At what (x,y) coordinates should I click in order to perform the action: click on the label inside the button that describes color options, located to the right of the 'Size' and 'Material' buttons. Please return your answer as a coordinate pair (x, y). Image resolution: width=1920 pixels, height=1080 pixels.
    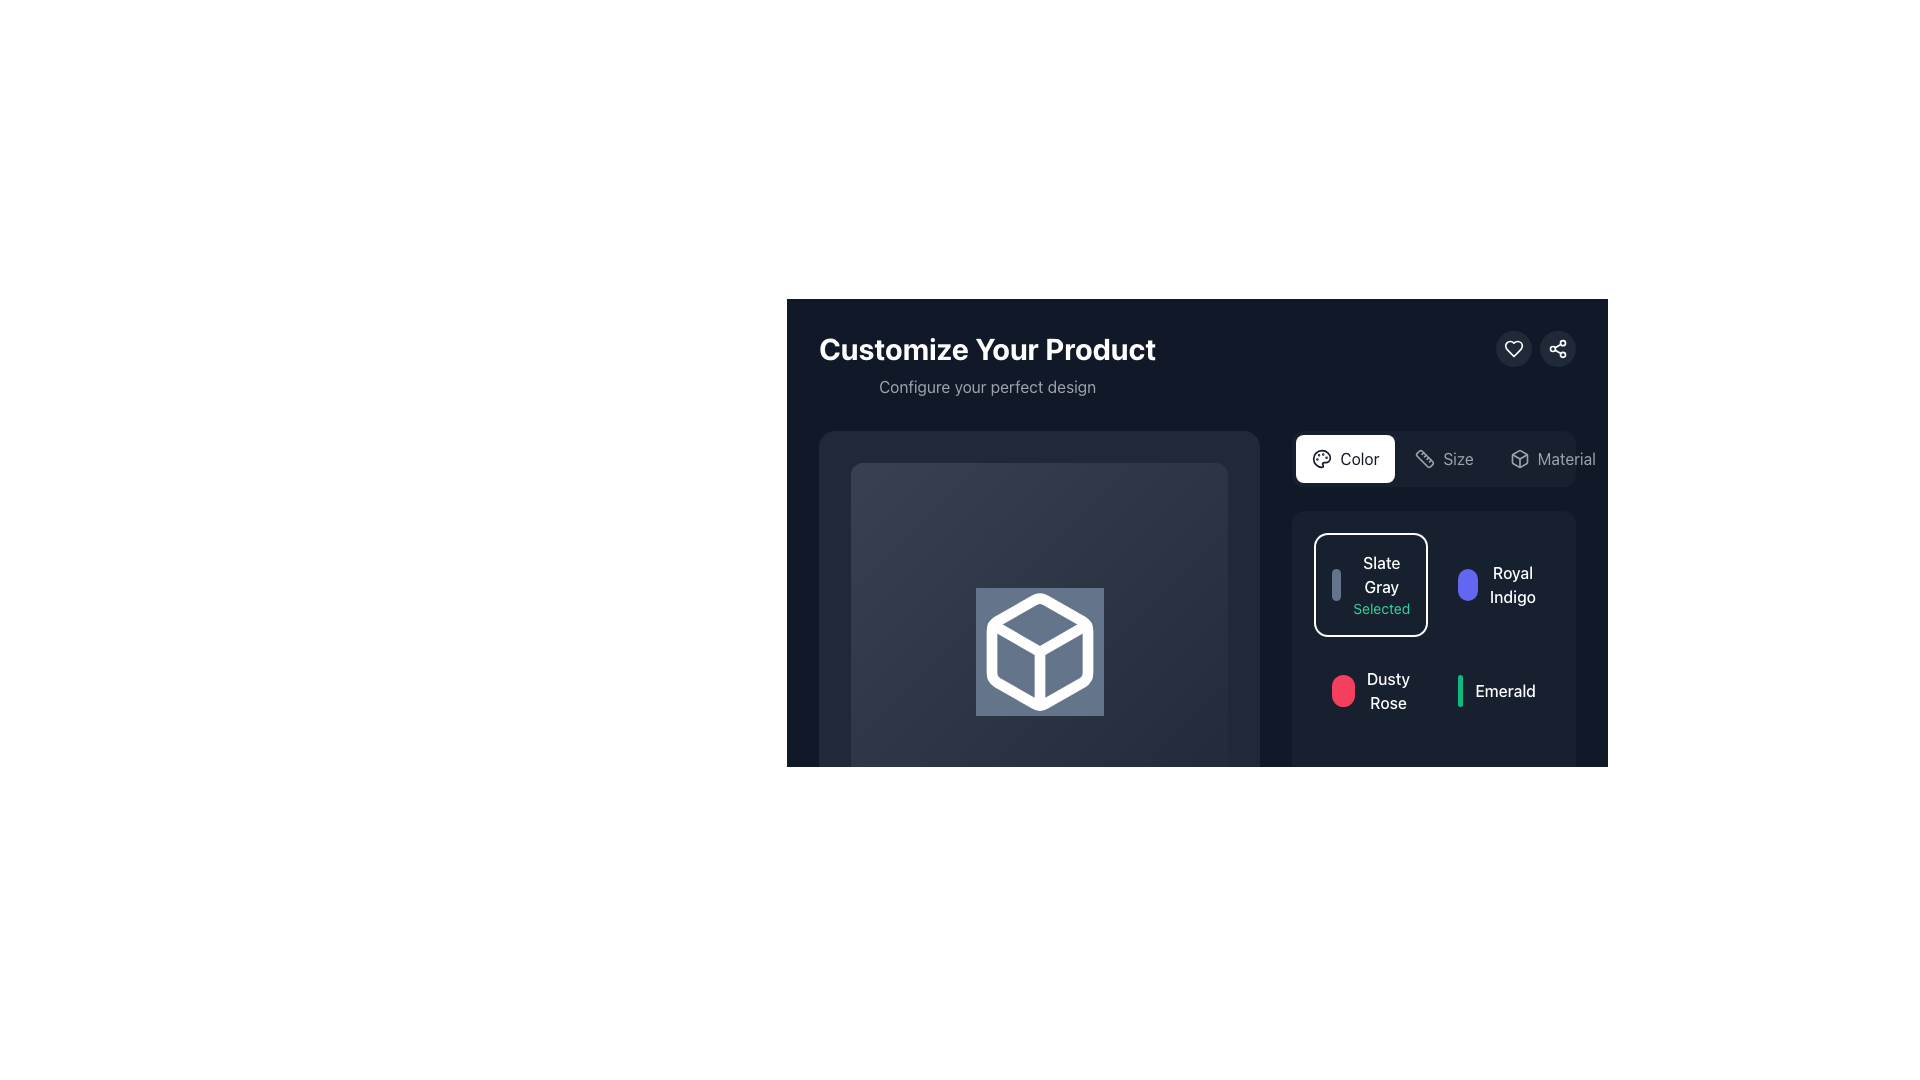
    Looking at the image, I should click on (1359, 459).